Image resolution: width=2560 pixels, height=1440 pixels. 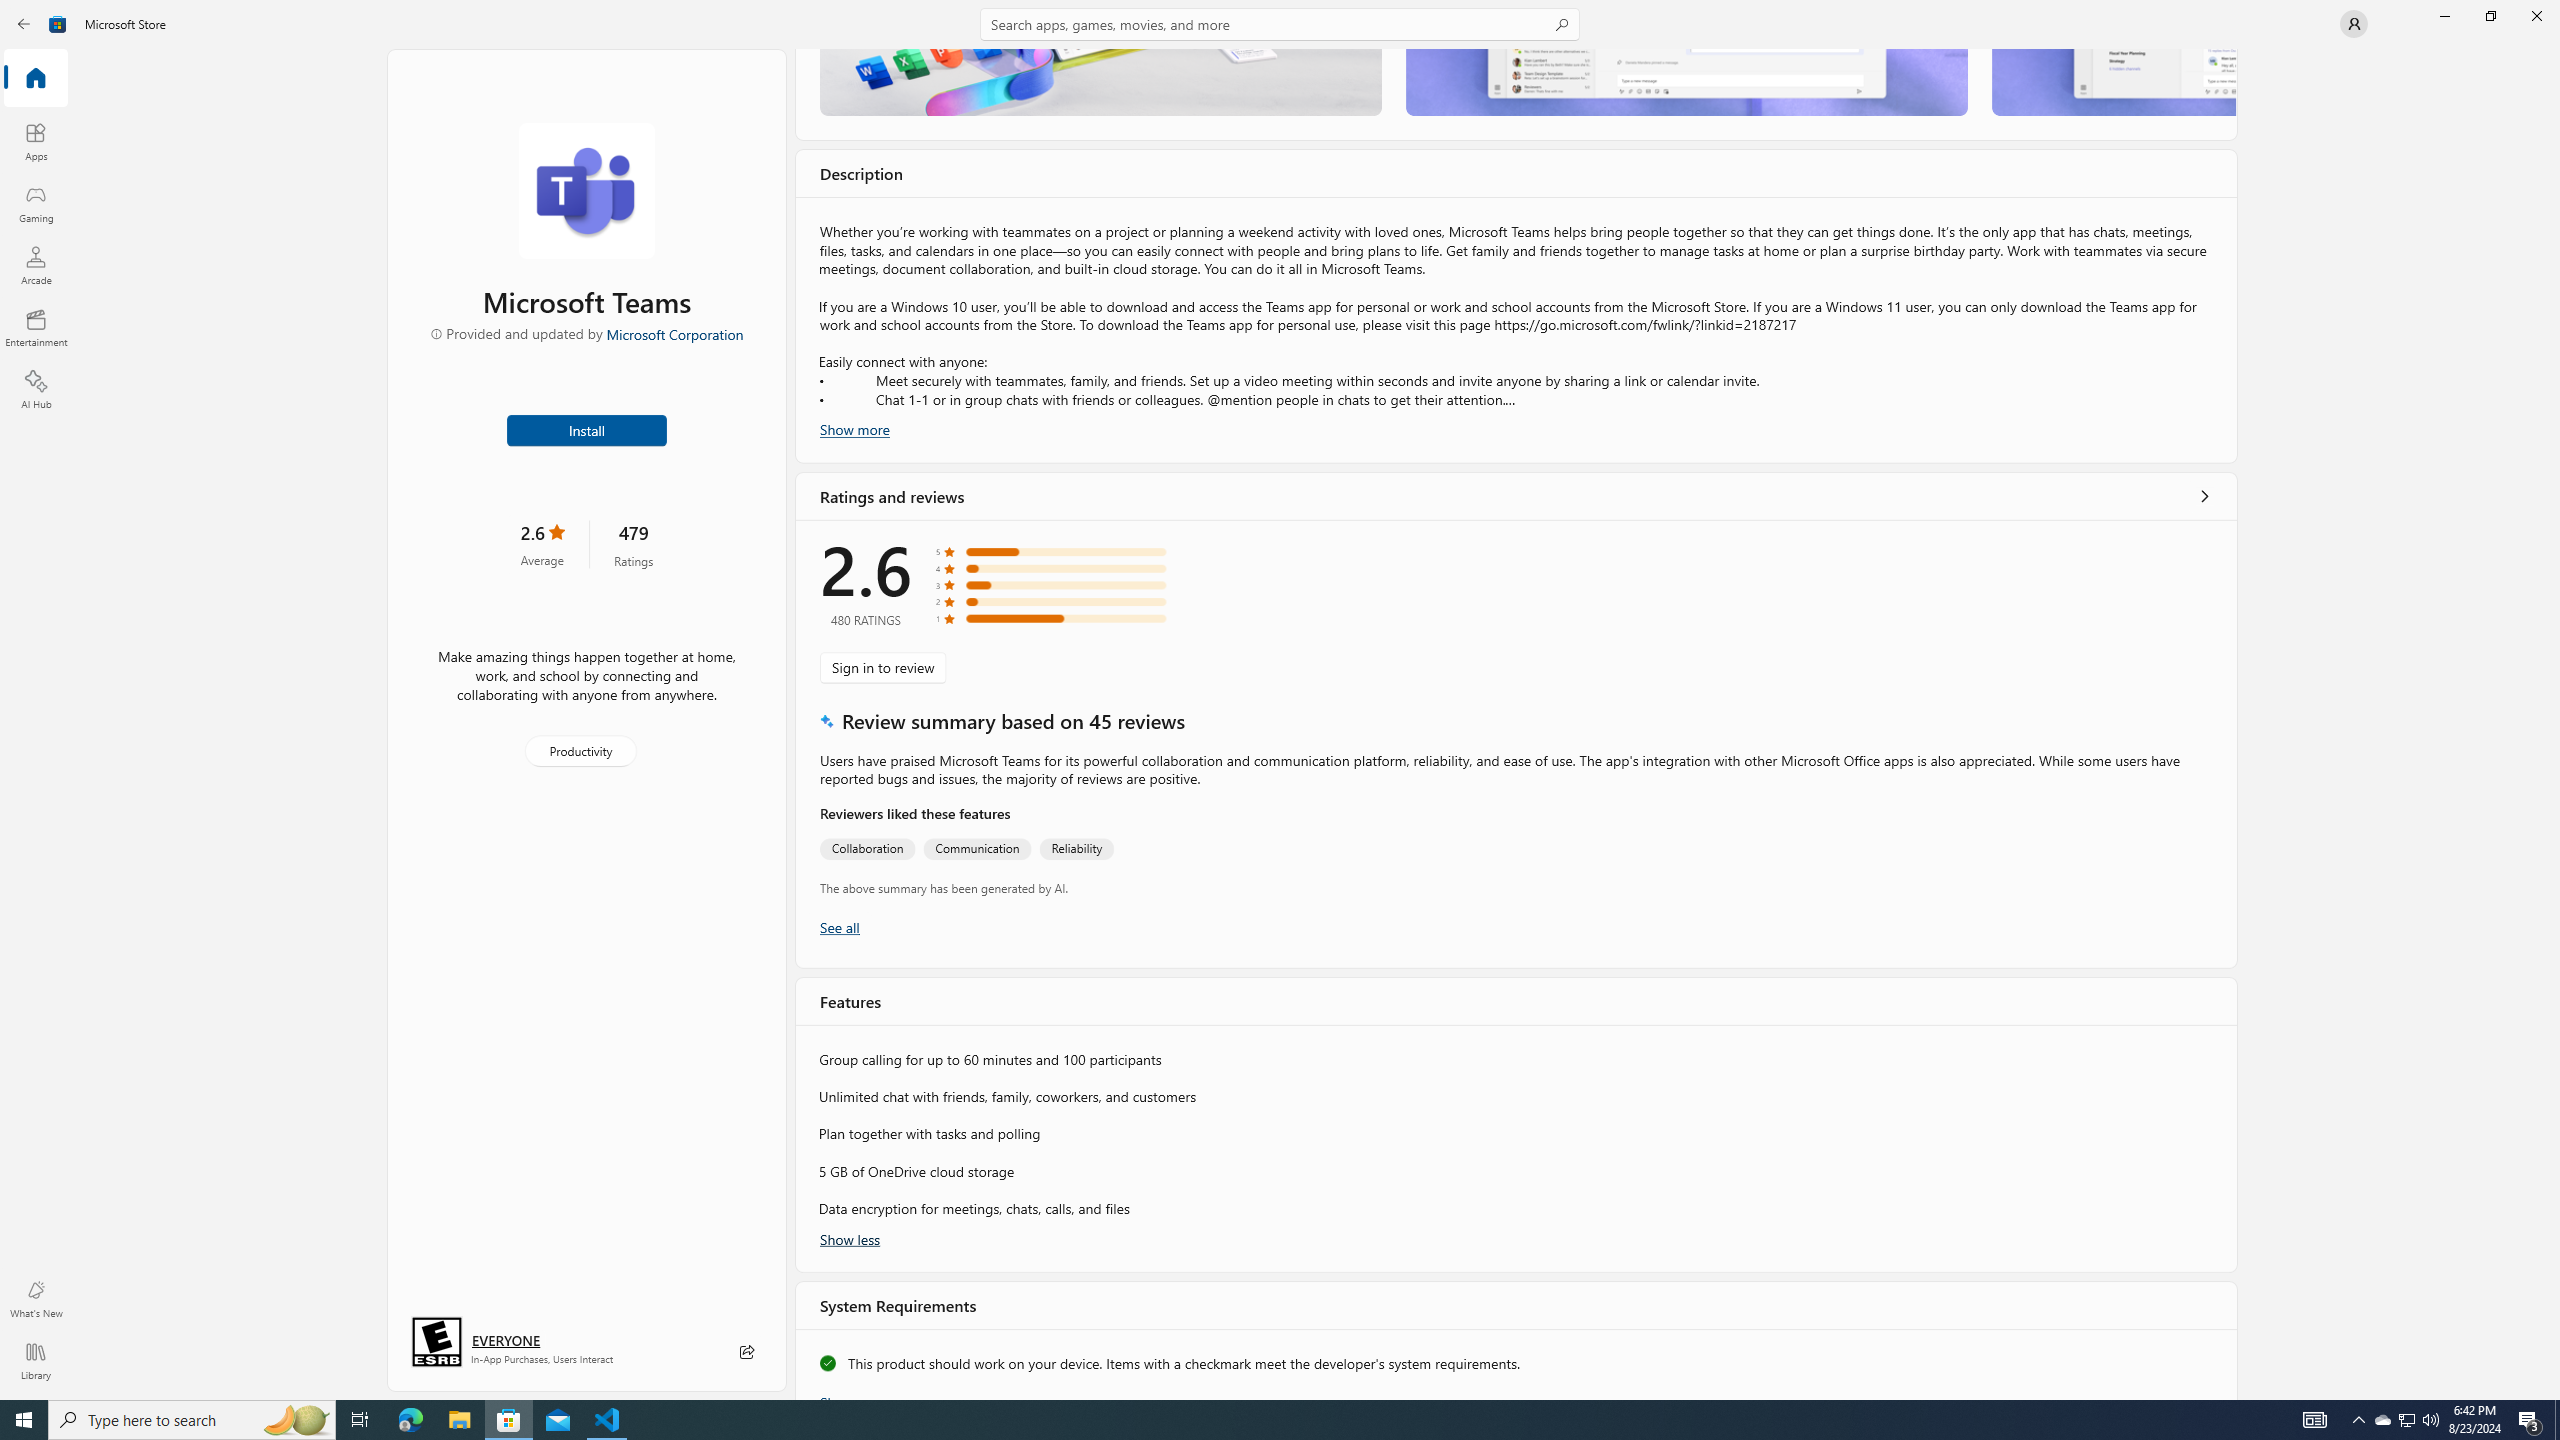 I want to click on 'User profile', so click(x=2352, y=22).